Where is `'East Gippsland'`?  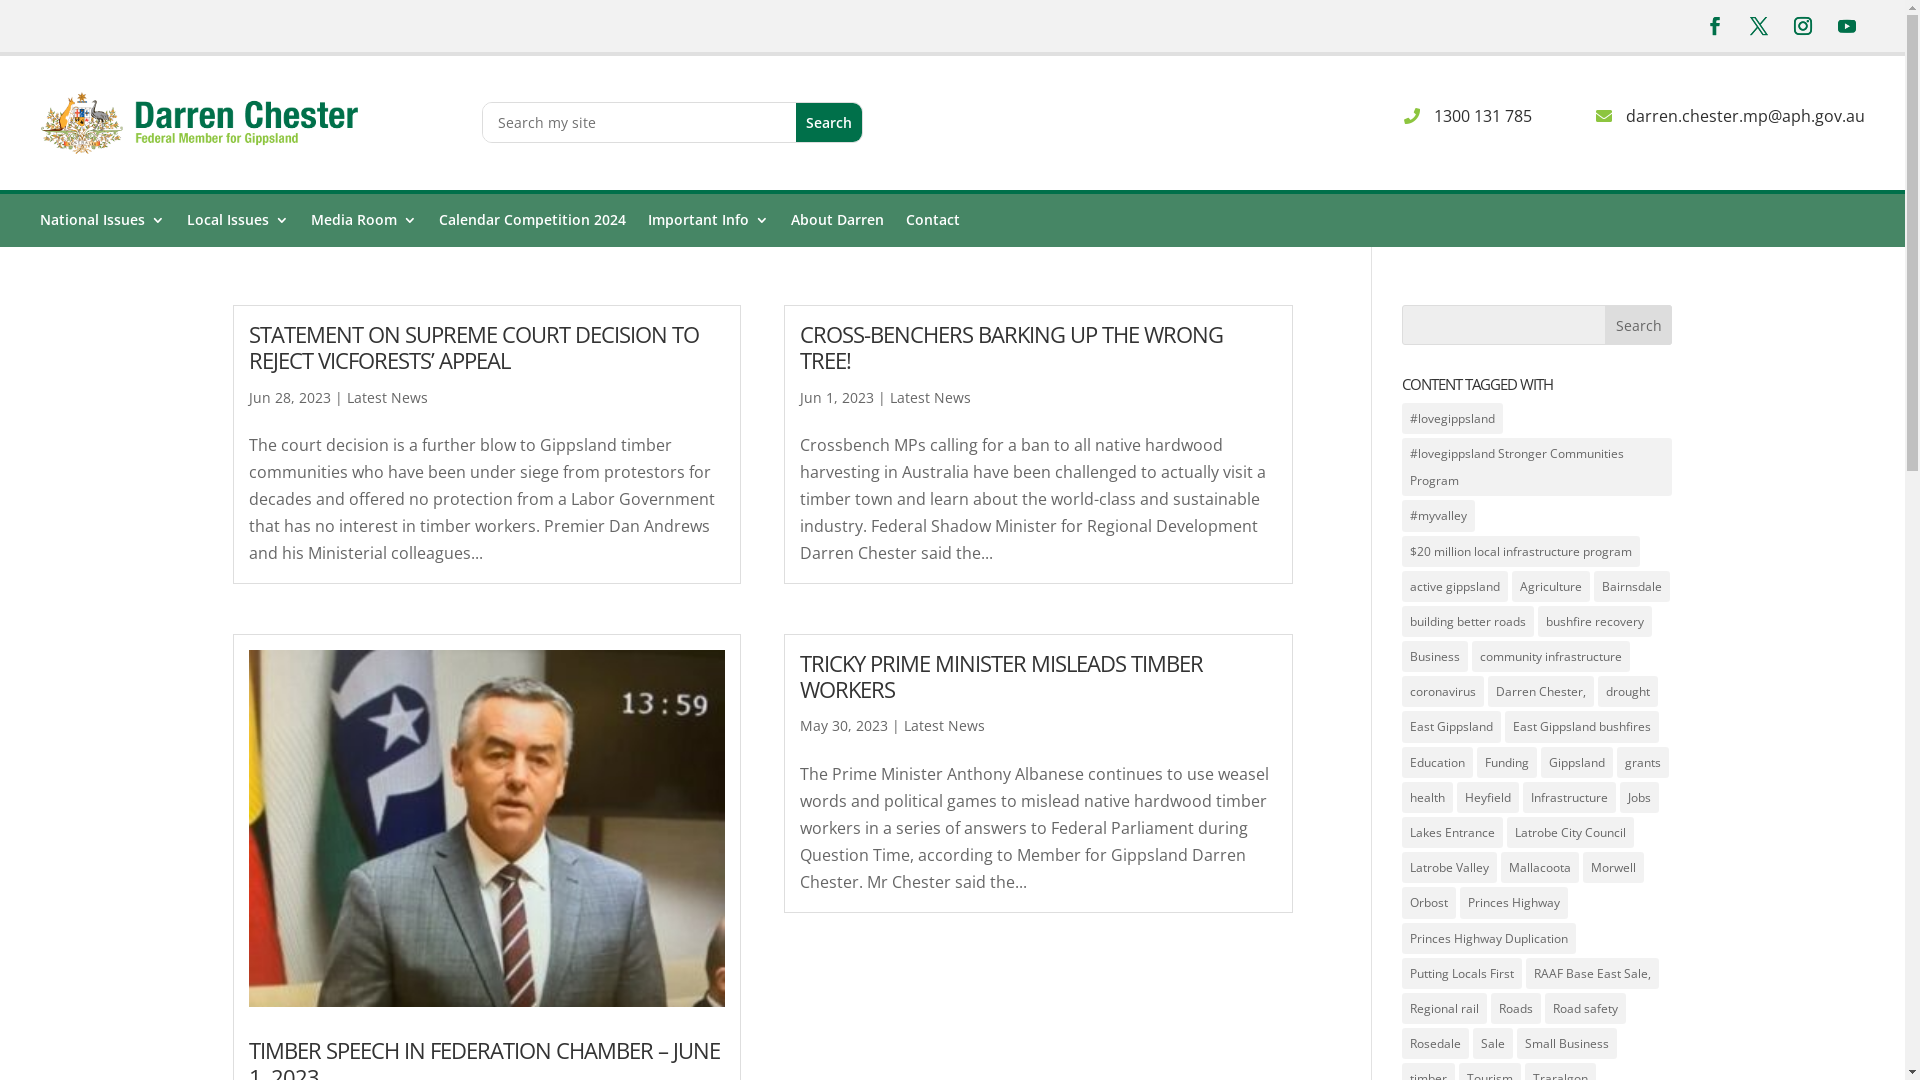 'East Gippsland' is located at coordinates (1451, 726).